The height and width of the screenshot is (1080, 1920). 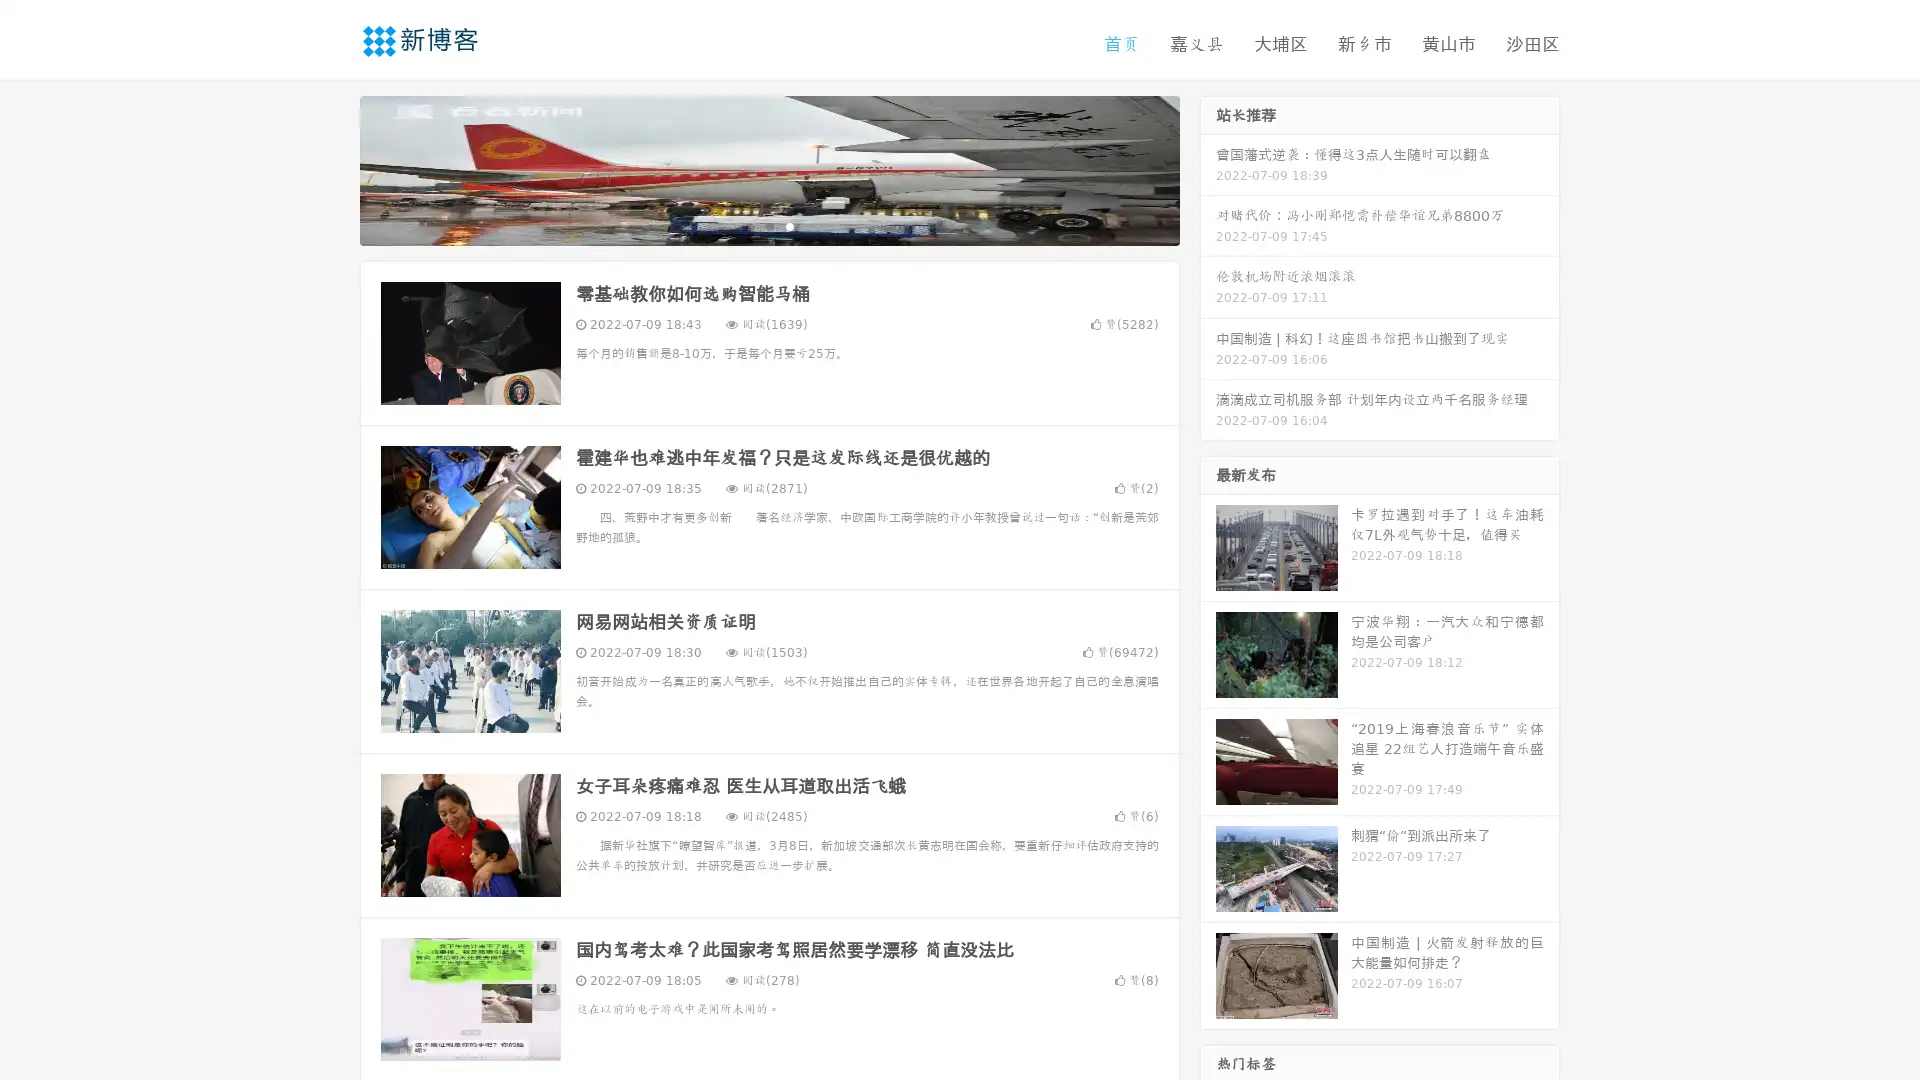 I want to click on Go to slide 3, so click(x=789, y=225).